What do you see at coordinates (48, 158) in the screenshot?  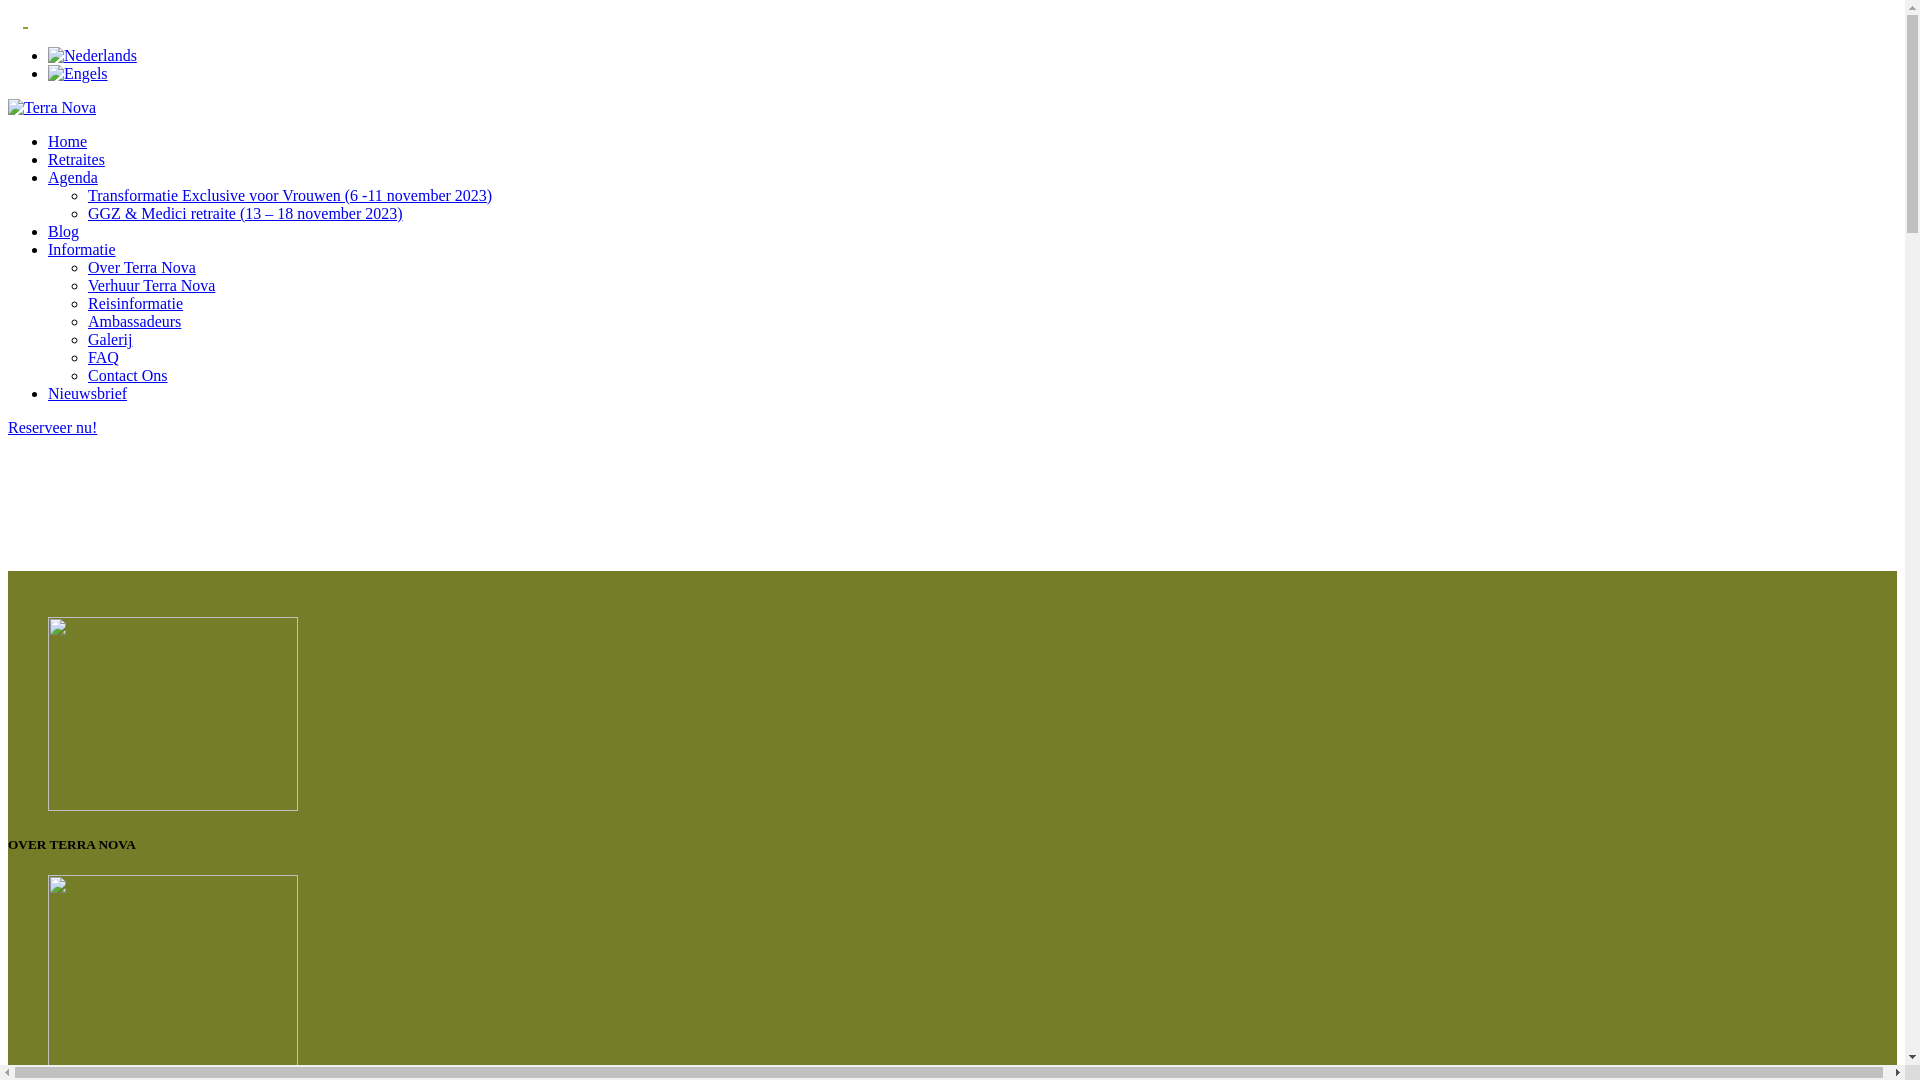 I see `'Retraites'` at bounding box center [48, 158].